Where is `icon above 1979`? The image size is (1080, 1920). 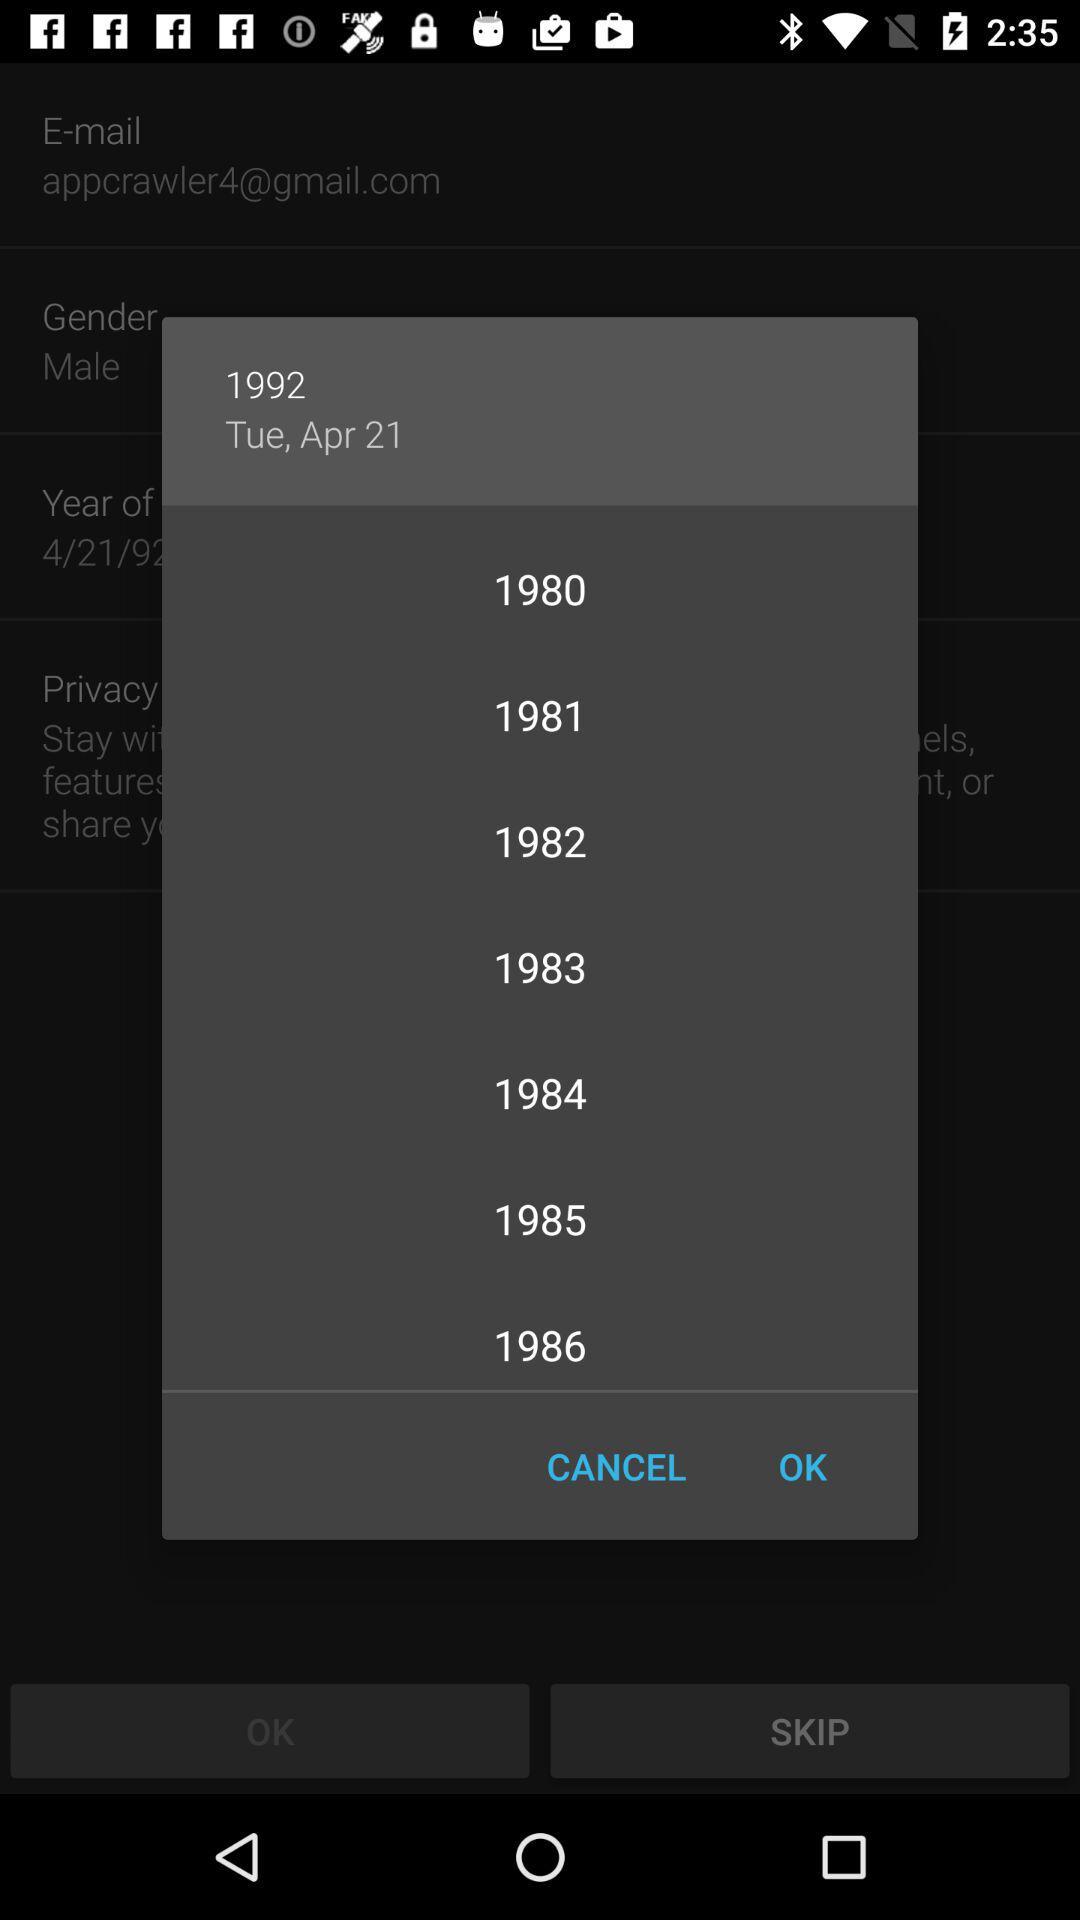 icon above 1979 is located at coordinates (315, 432).